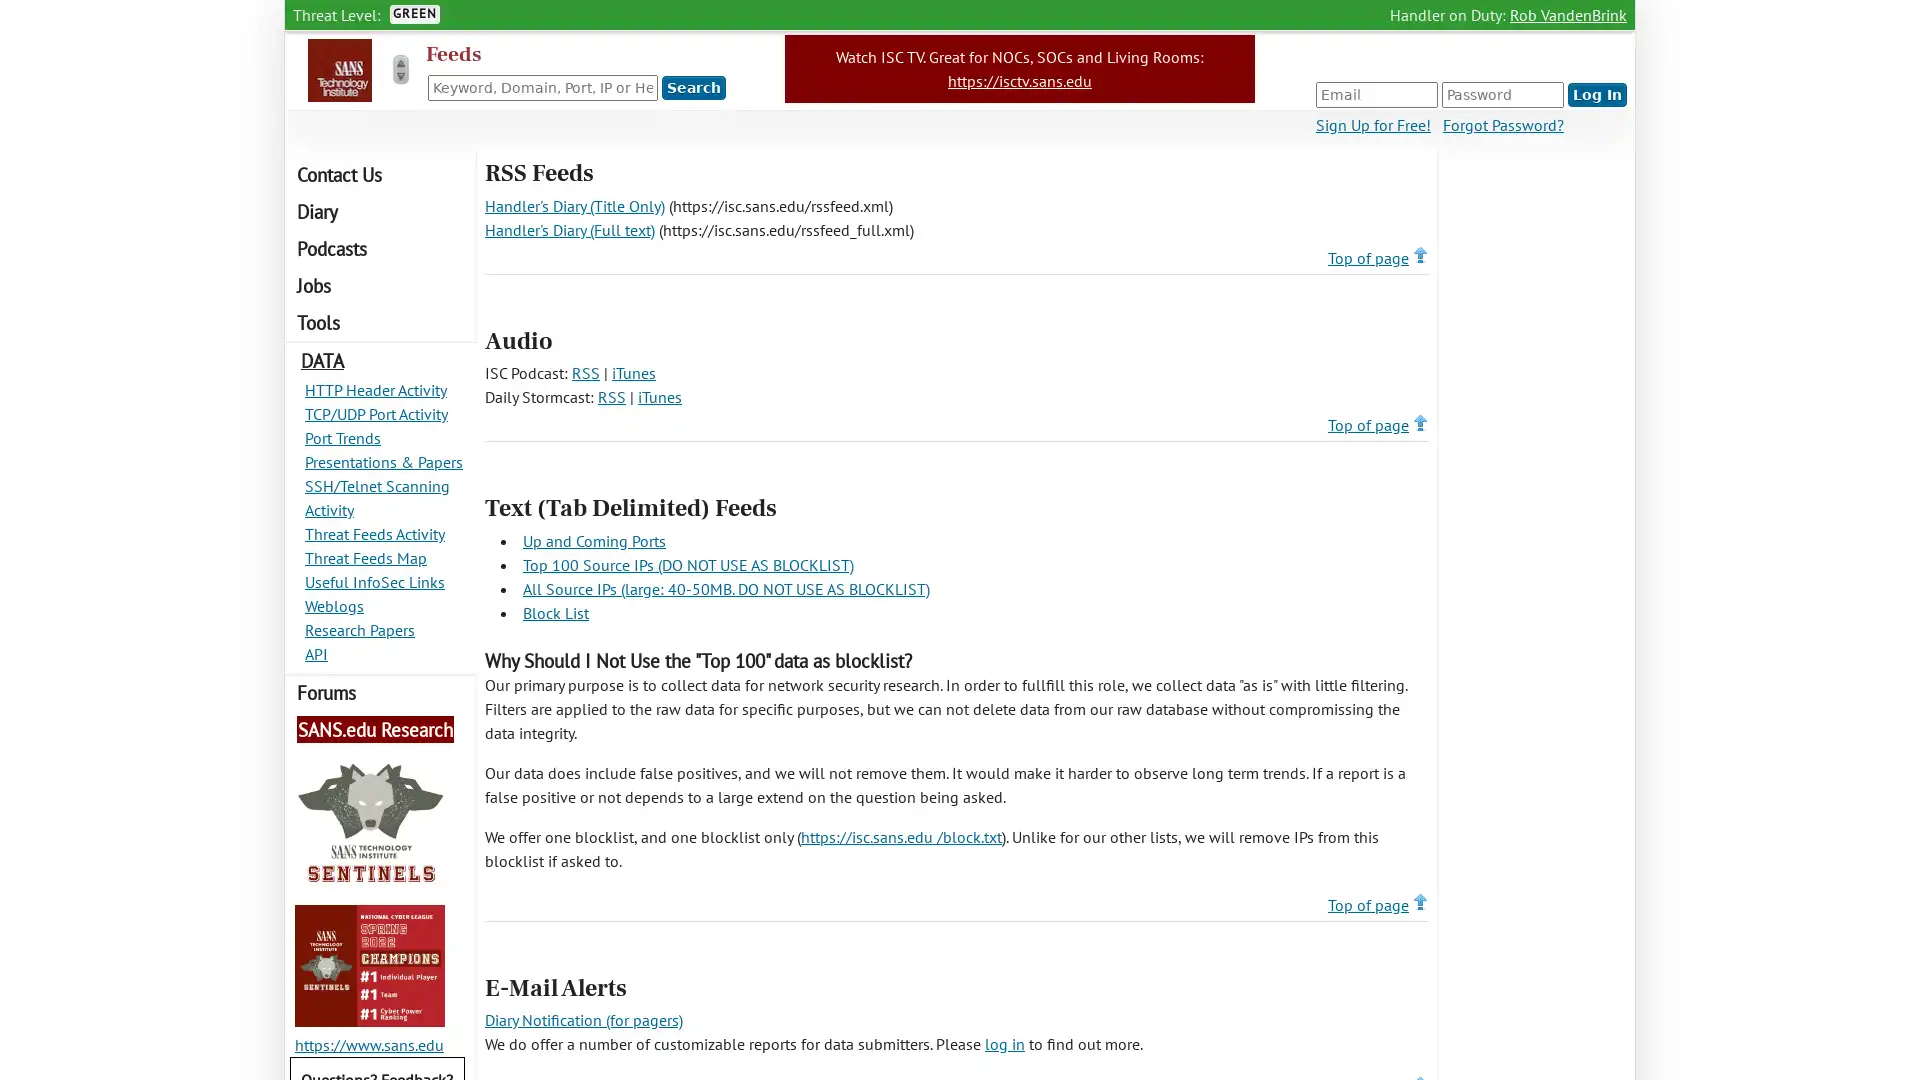 The height and width of the screenshot is (1080, 1920). I want to click on Log In, so click(1596, 95).